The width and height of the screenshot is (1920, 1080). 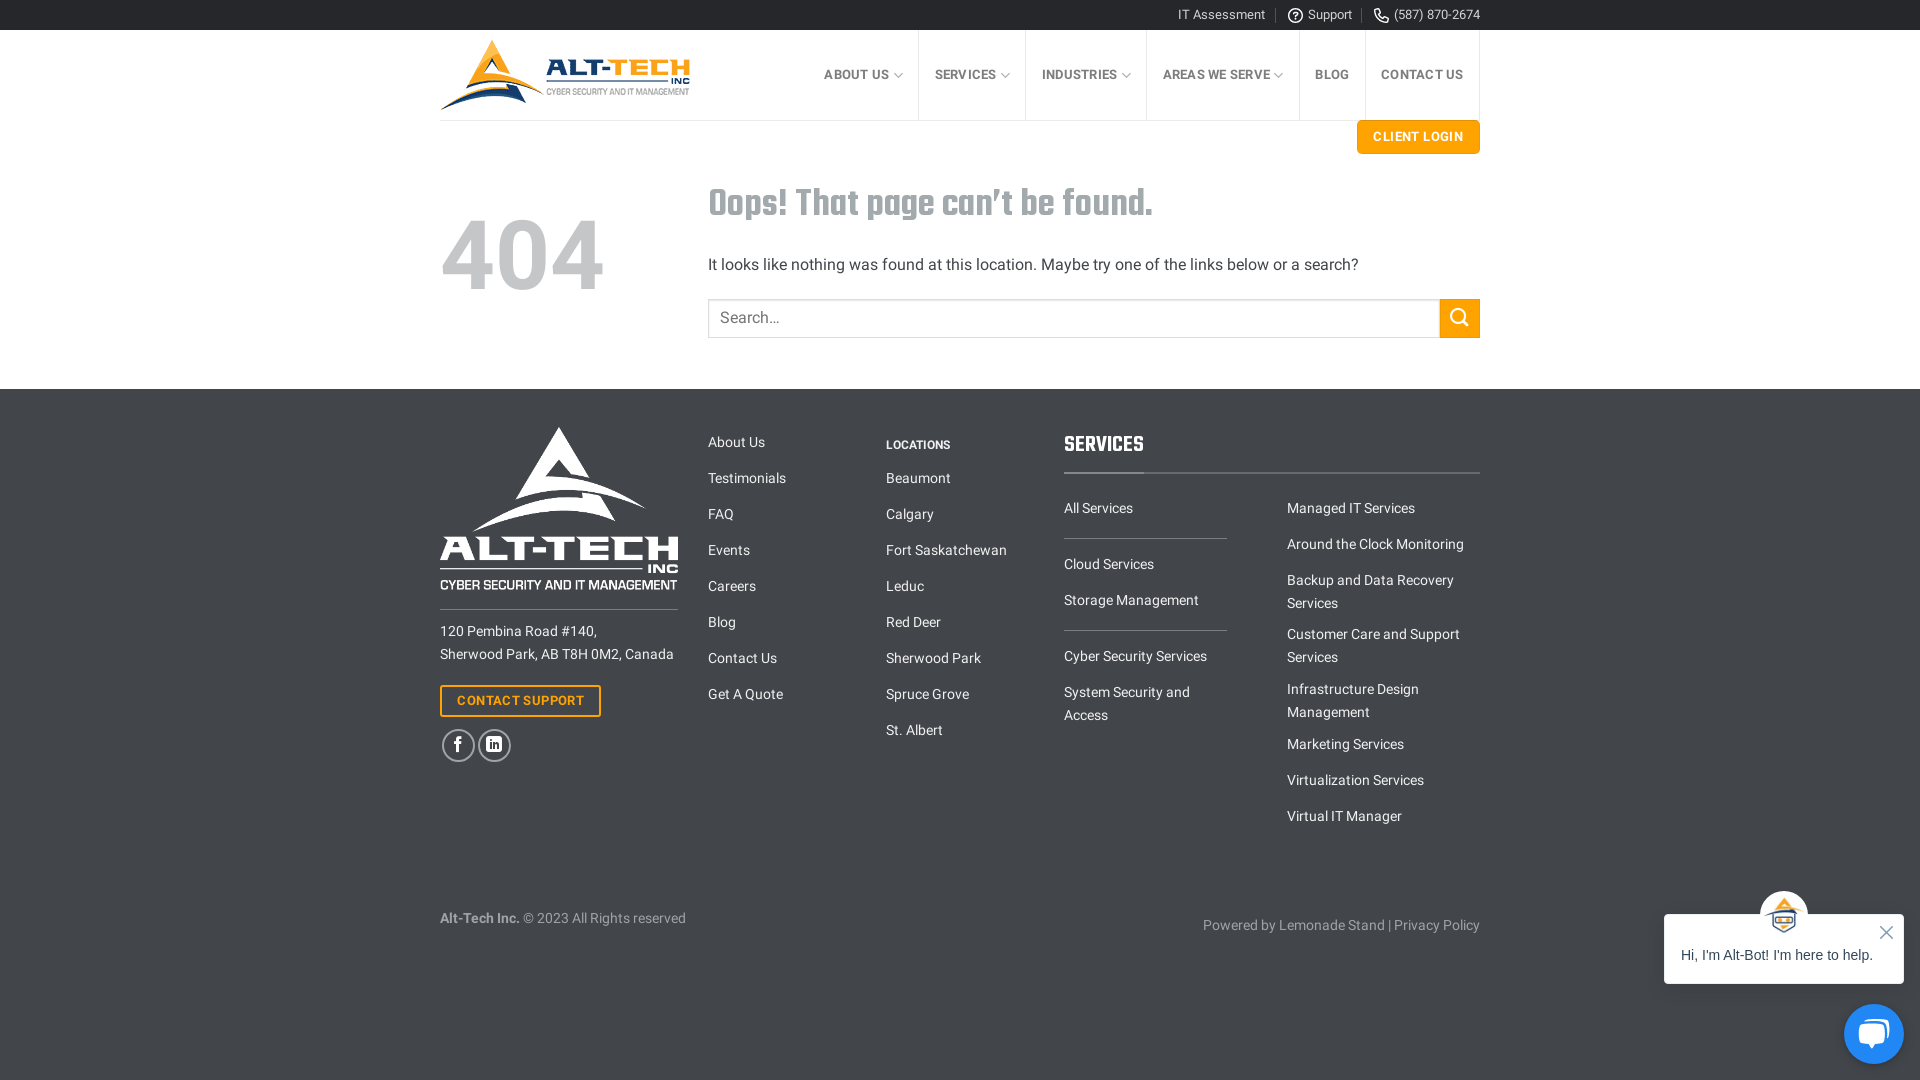 I want to click on 'Support', so click(x=1320, y=15).